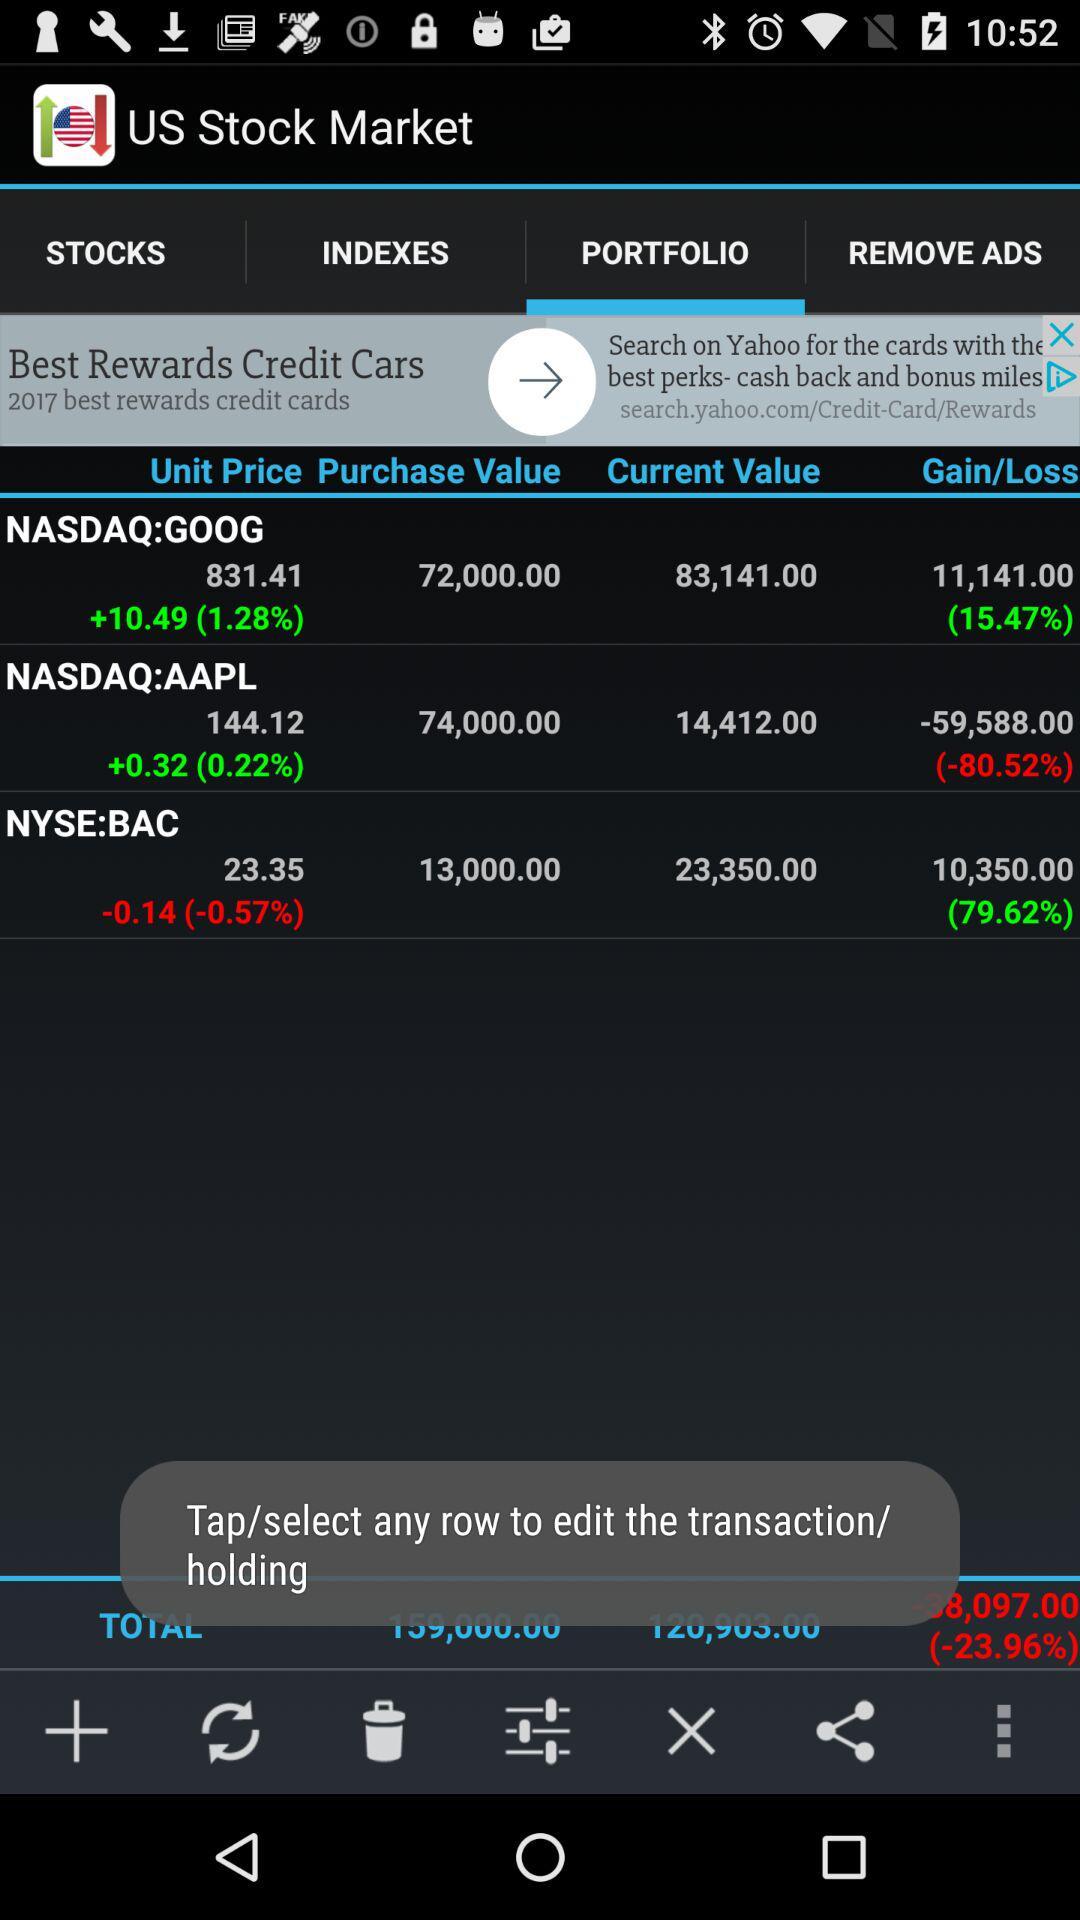 This screenshot has width=1080, height=1920. What do you see at coordinates (230, 1730) in the screenshot?
I see `the button which is left side of the delete button` at bounding box center [230, 1730].